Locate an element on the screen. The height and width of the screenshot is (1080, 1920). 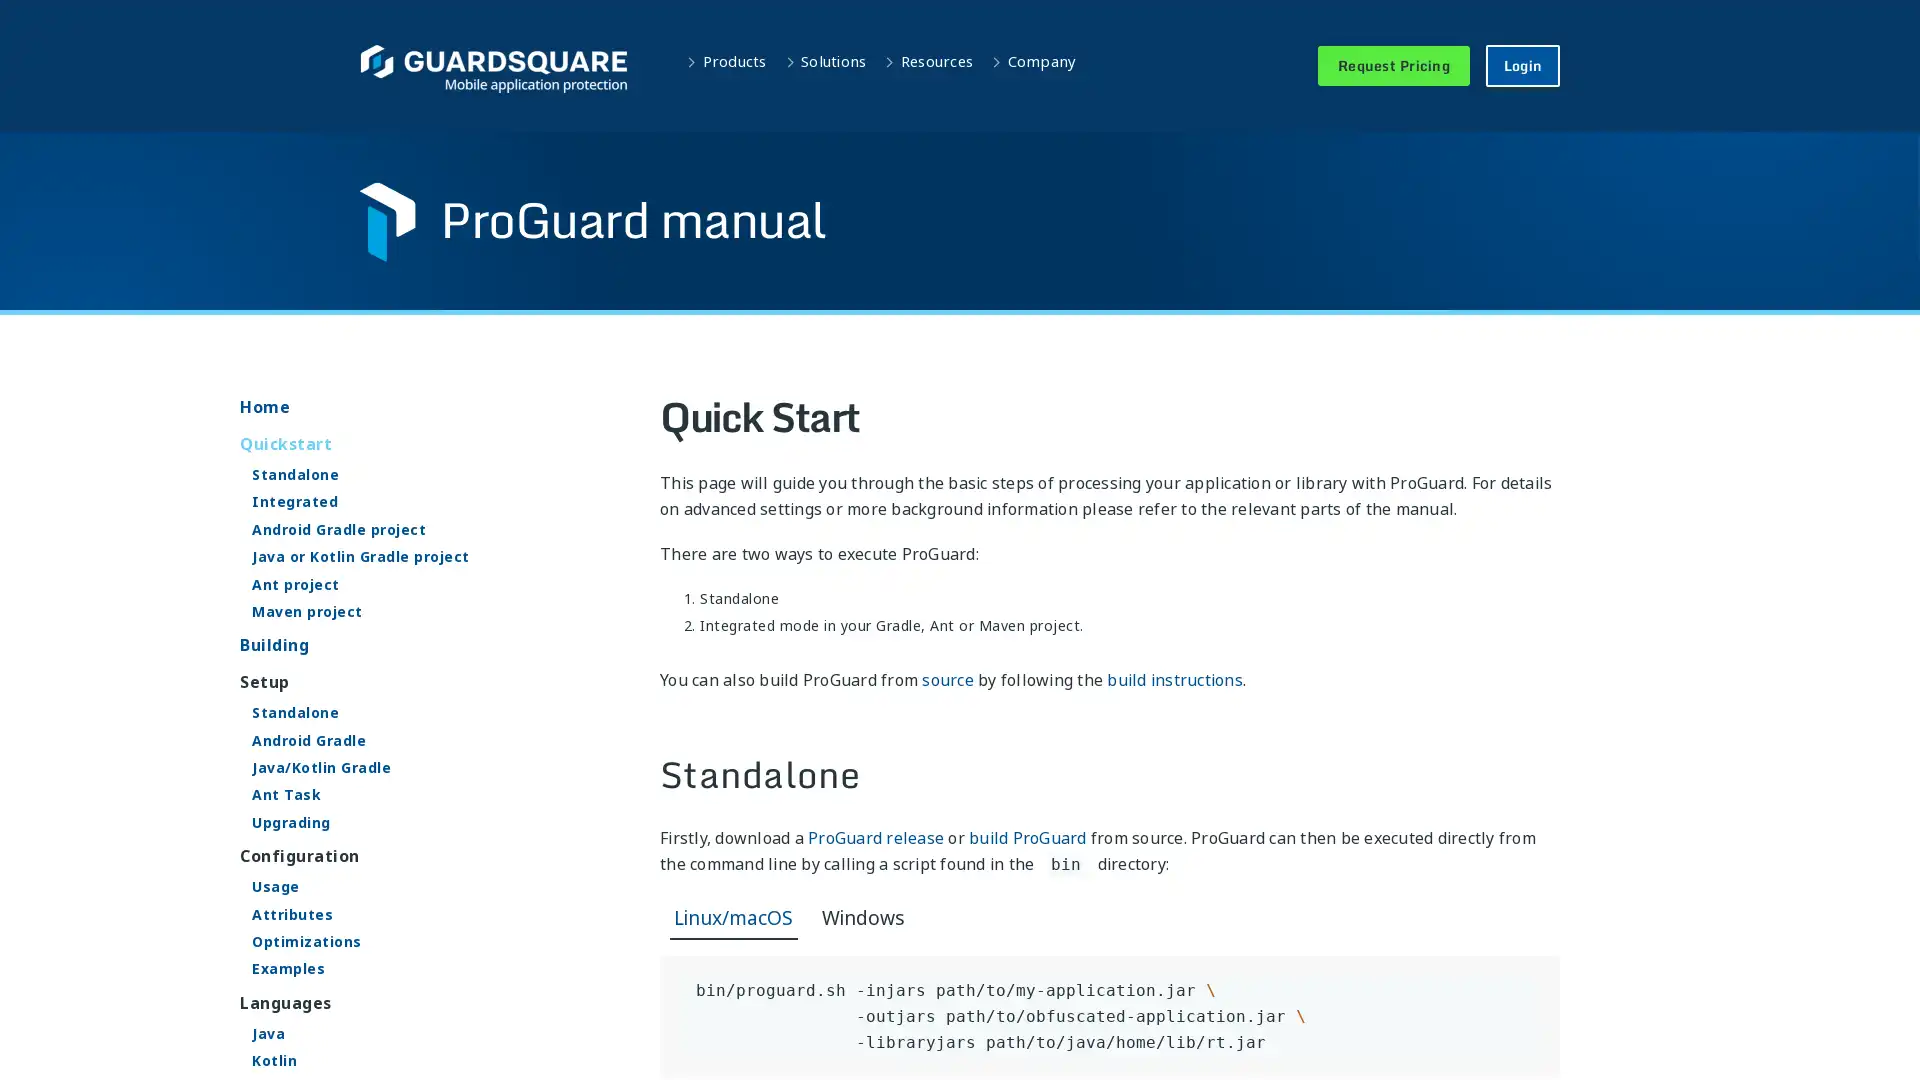
Search is located at coordinates (1223, 31).